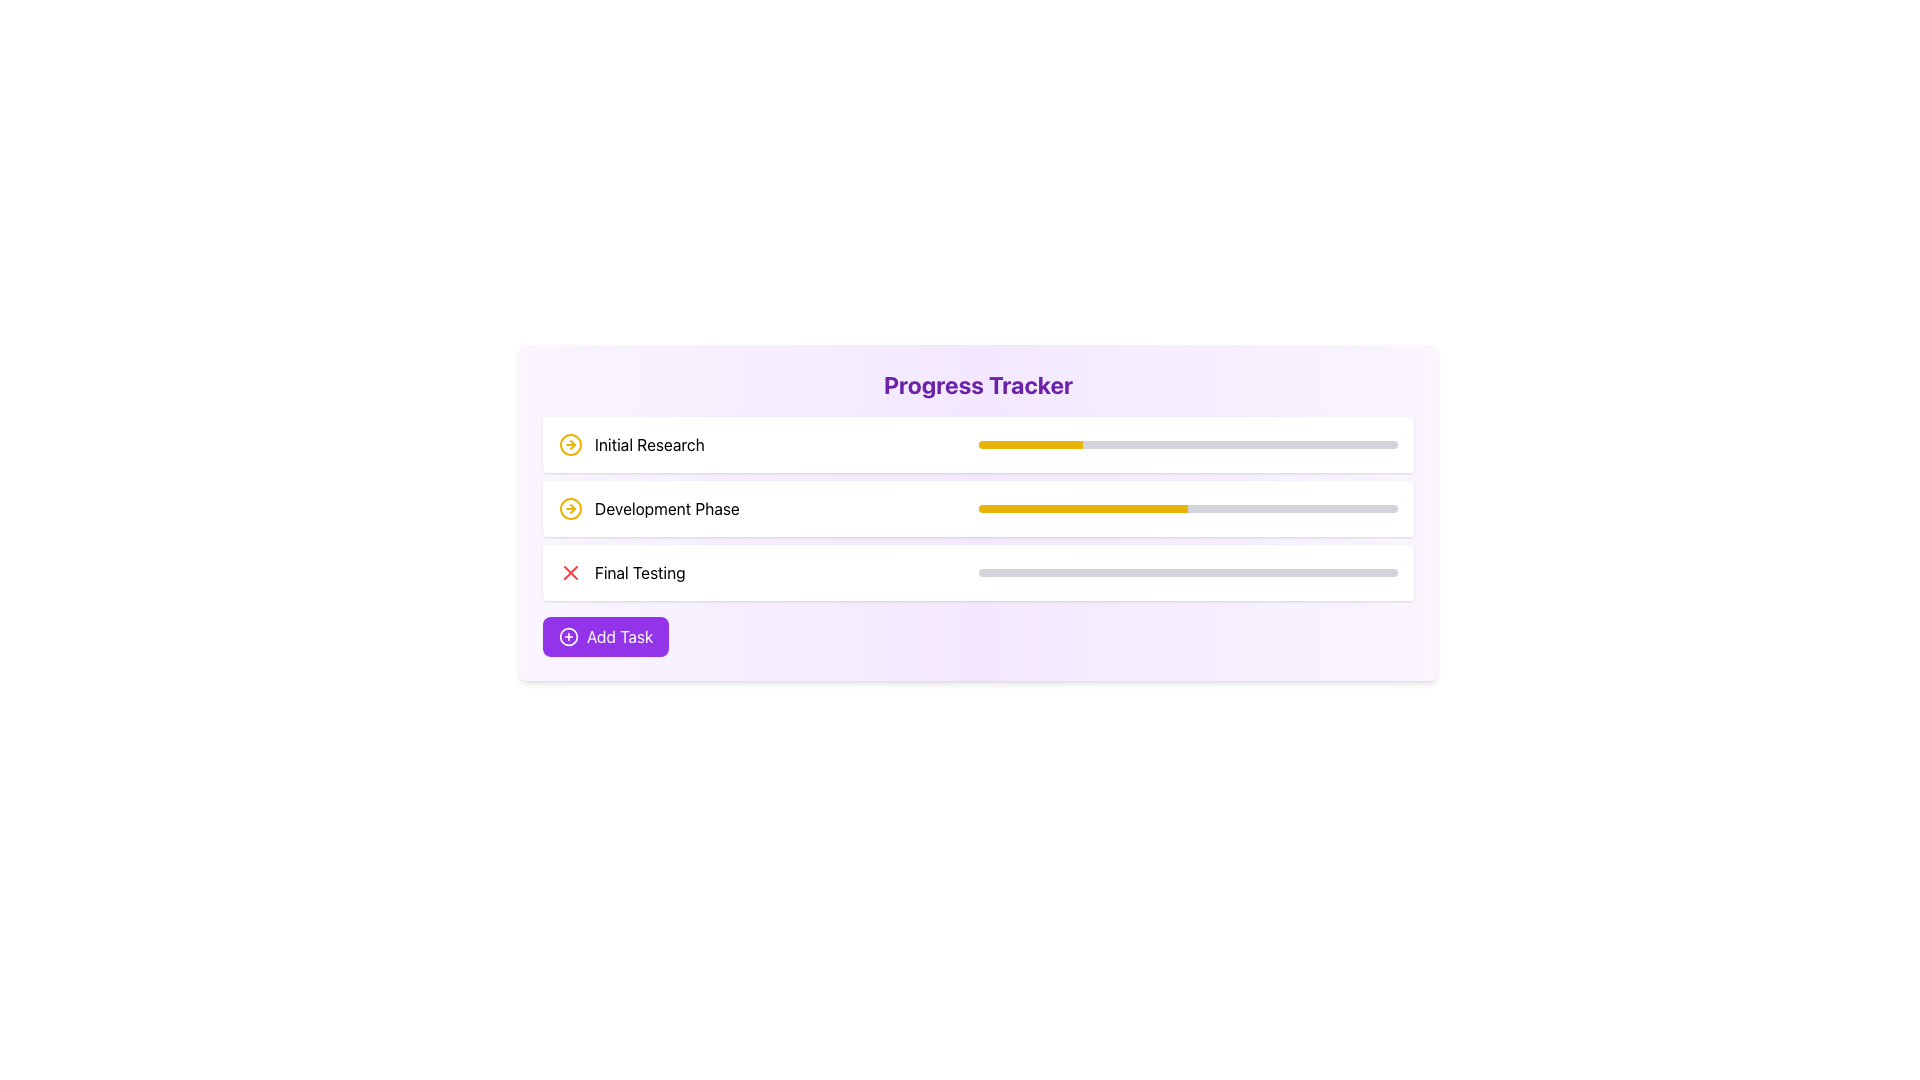 The width and height of the screenshot is (1920, 1080). Describe the element at coordinates (1188, 573) in the screenshot. I see `the progress bar that visually indicates the progression status of the 'Final Testing' task, located directly below the corresponding text in the third row of the list` at that location.